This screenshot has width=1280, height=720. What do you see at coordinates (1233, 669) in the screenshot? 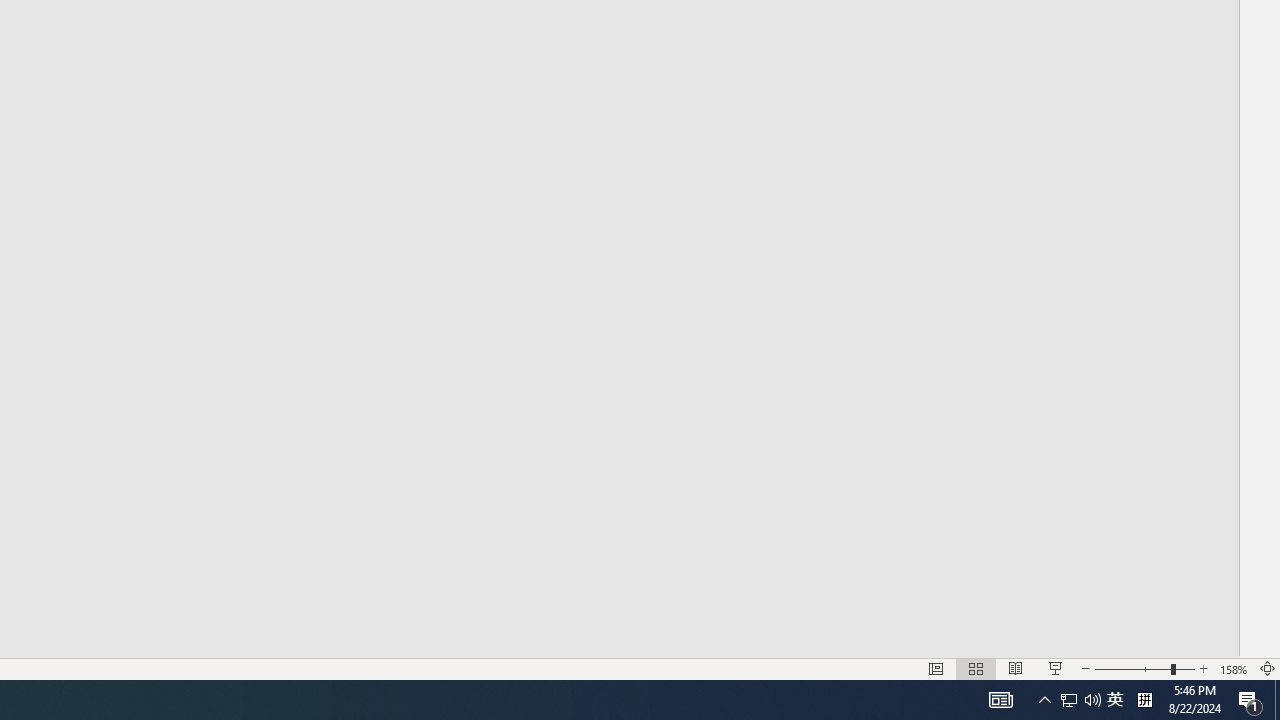
I see `'Zoom 158%'` at bounding box center [1233, 669].